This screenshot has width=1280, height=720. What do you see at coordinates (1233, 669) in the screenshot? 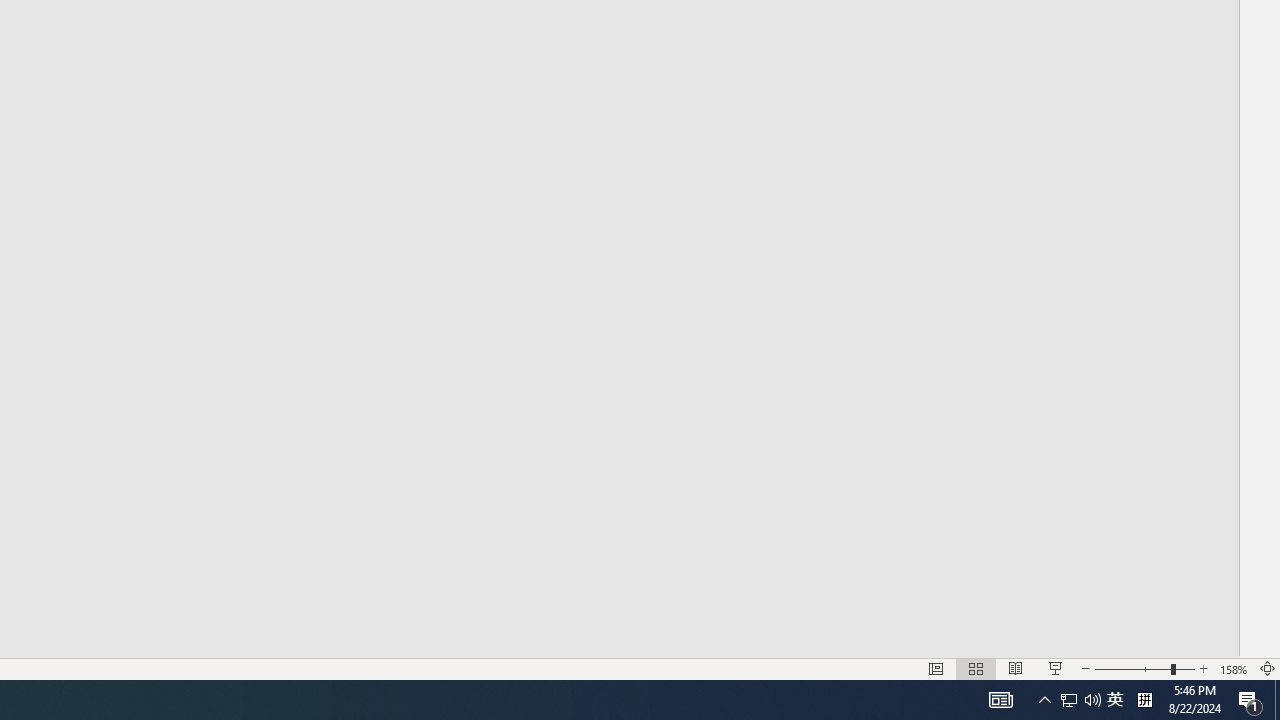
I see `'Zoom 158%'` at bounding box center [1233, 669].